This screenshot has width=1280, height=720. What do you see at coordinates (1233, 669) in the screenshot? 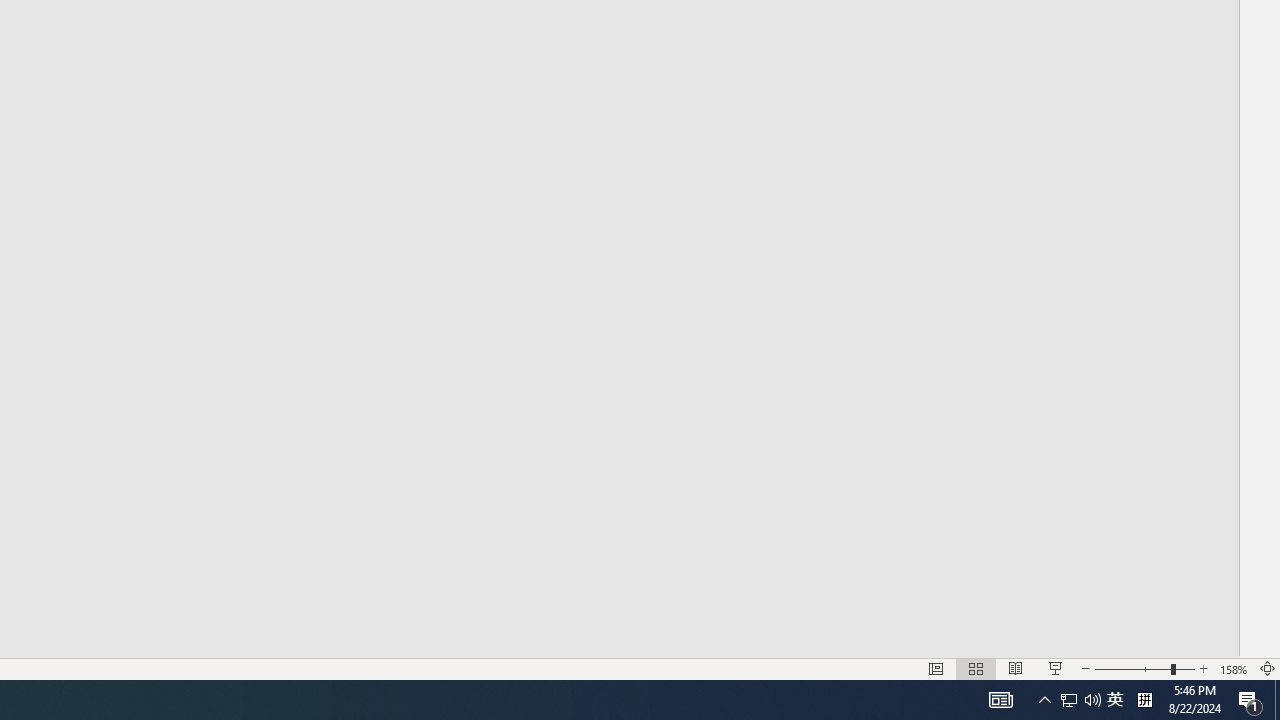
I see `'Zoom 158%'` at bounding box center [1233, 669].